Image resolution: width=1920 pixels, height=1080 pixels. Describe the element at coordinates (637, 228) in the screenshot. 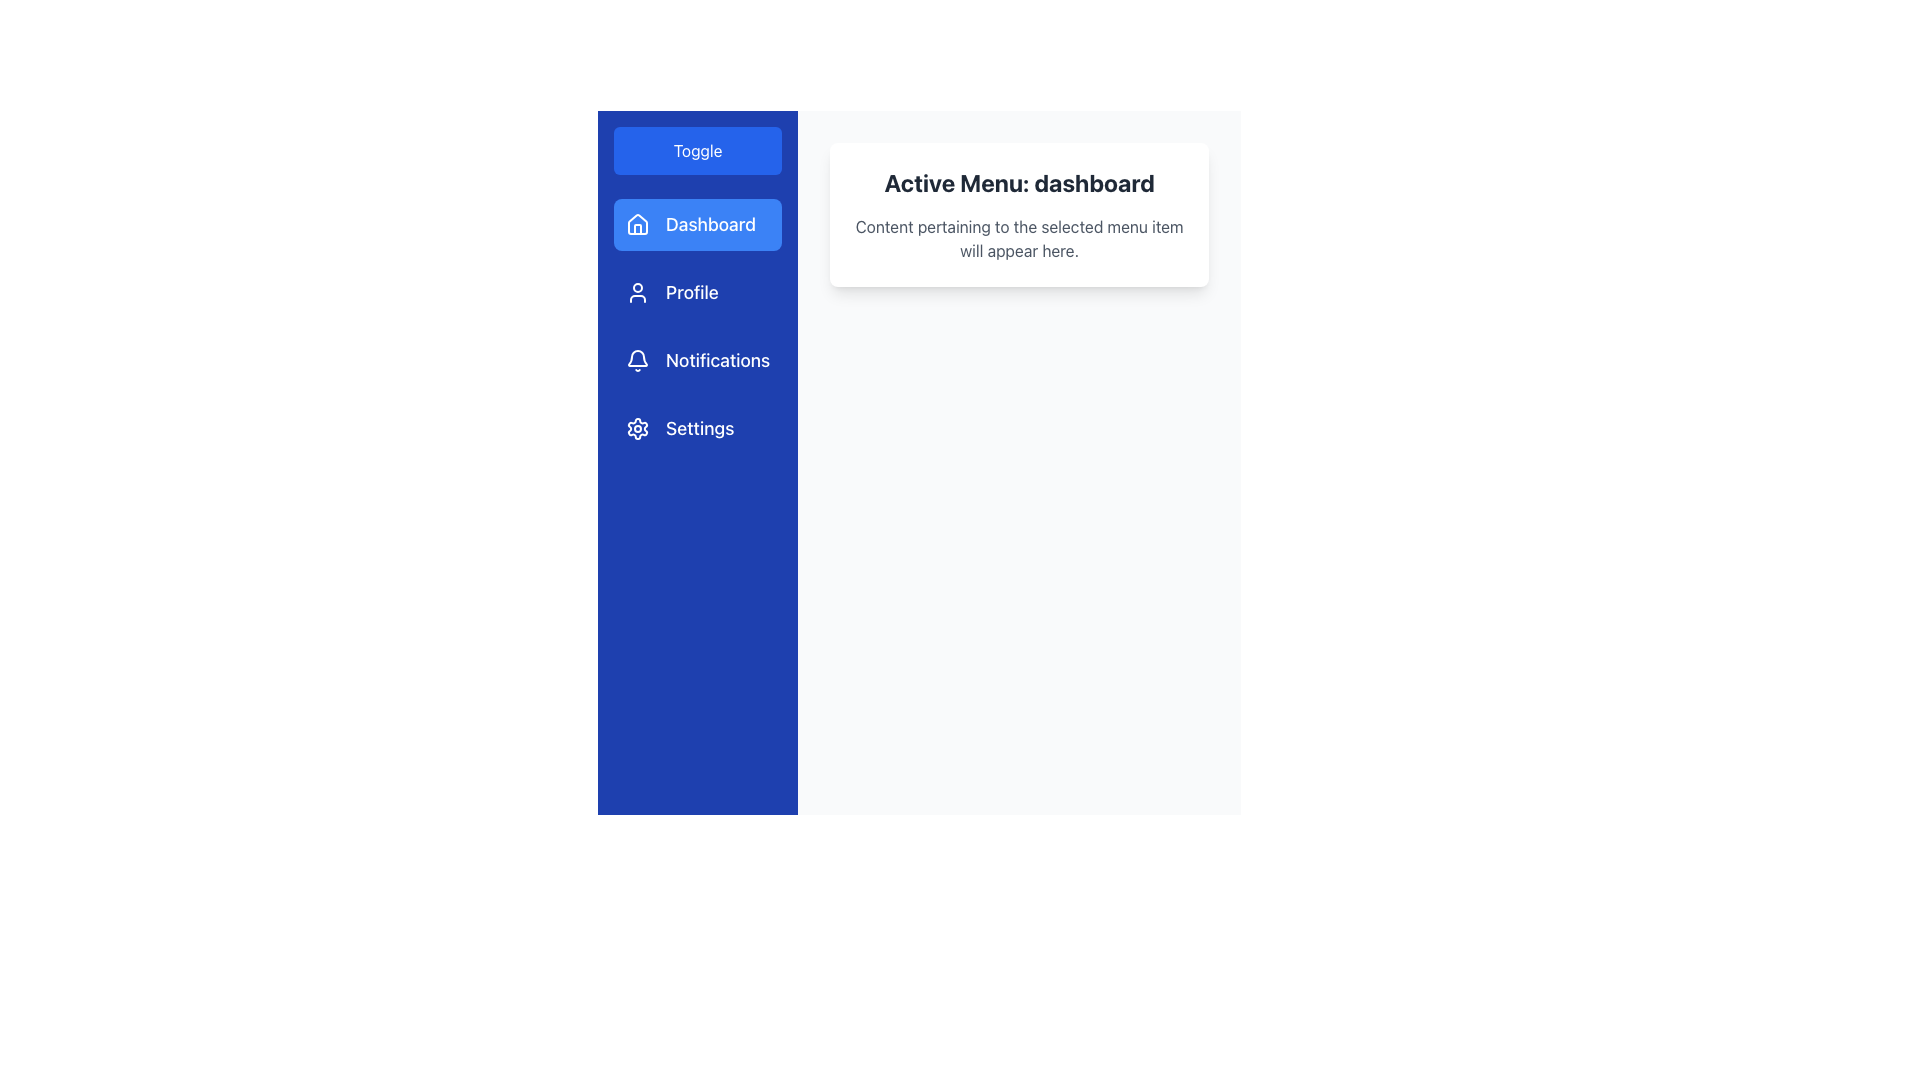

I see `the house-shaped icon within the sidebar menu that represents the dashboard option` at that location.